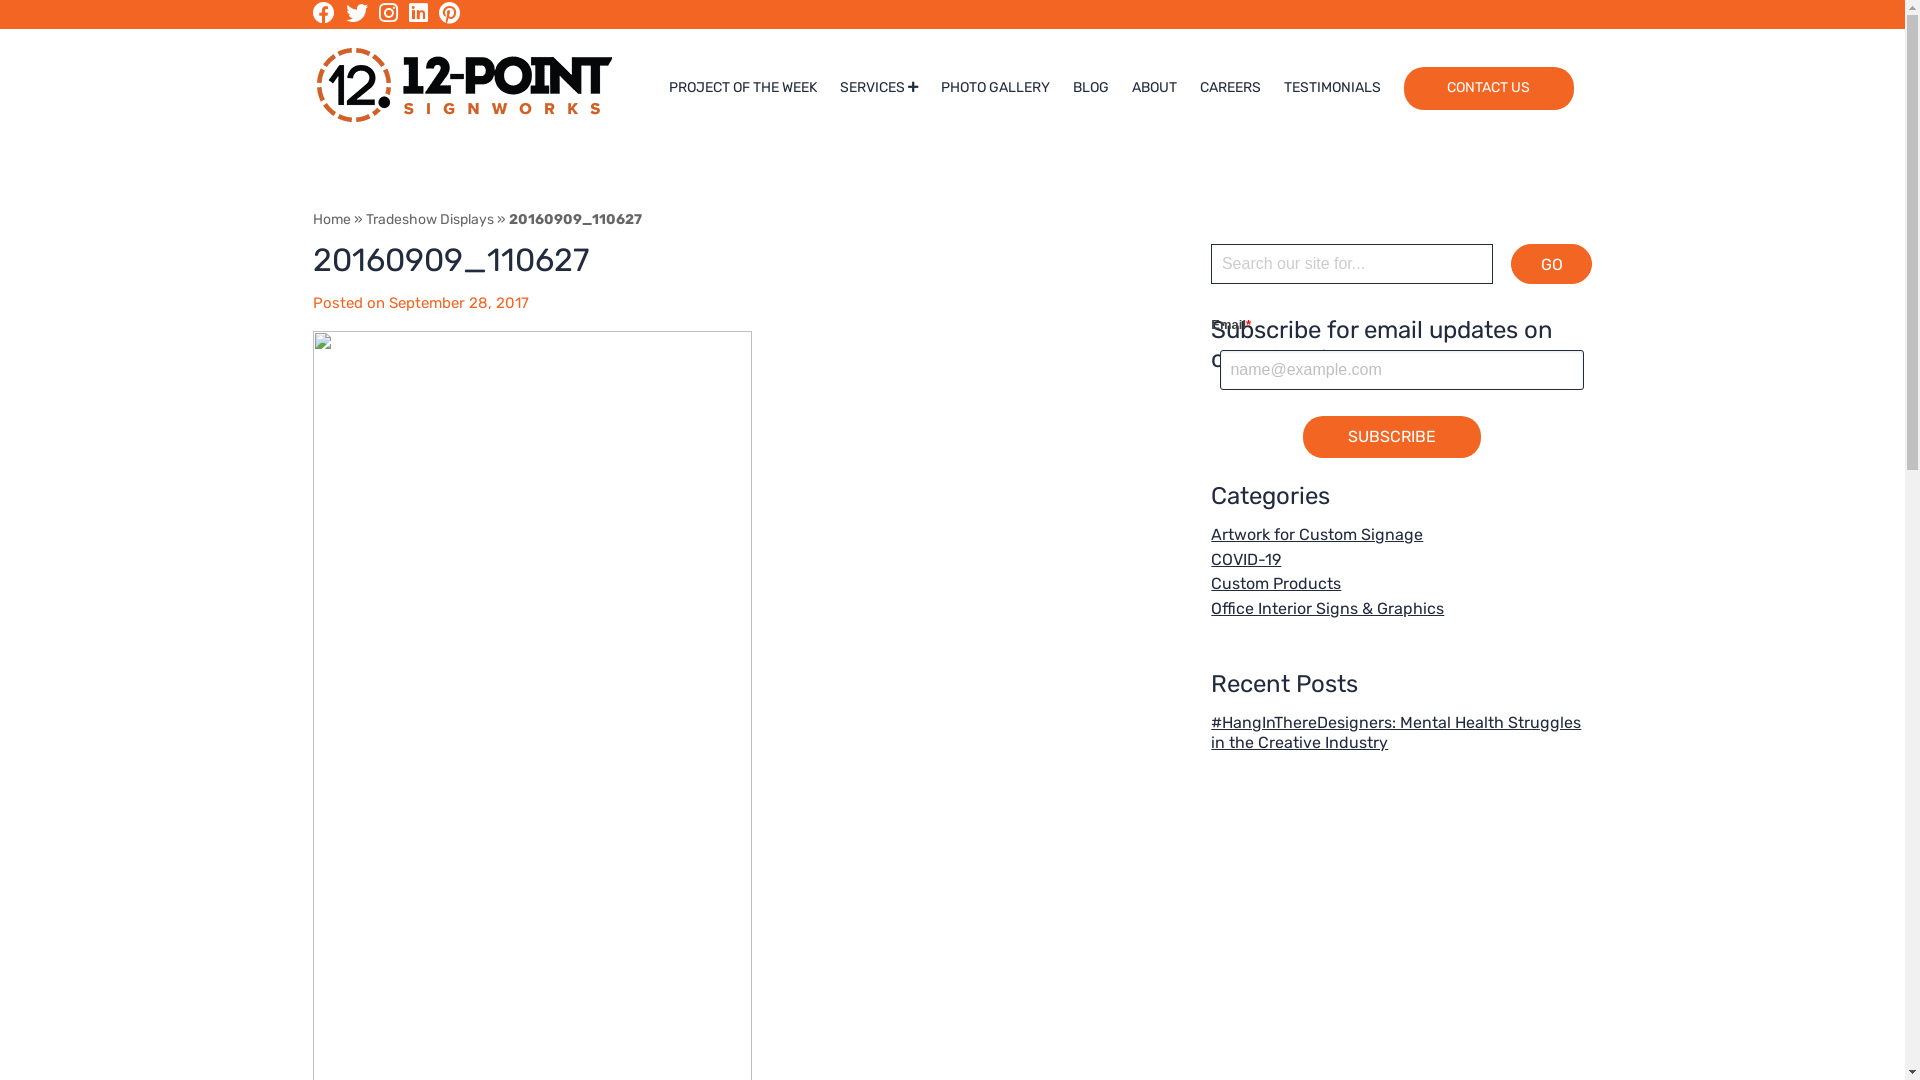 The image size is (1920, 1080). Describe the element at coordinates (1154, 87) in the screenshot. I see `'ABOUT'` at that location.